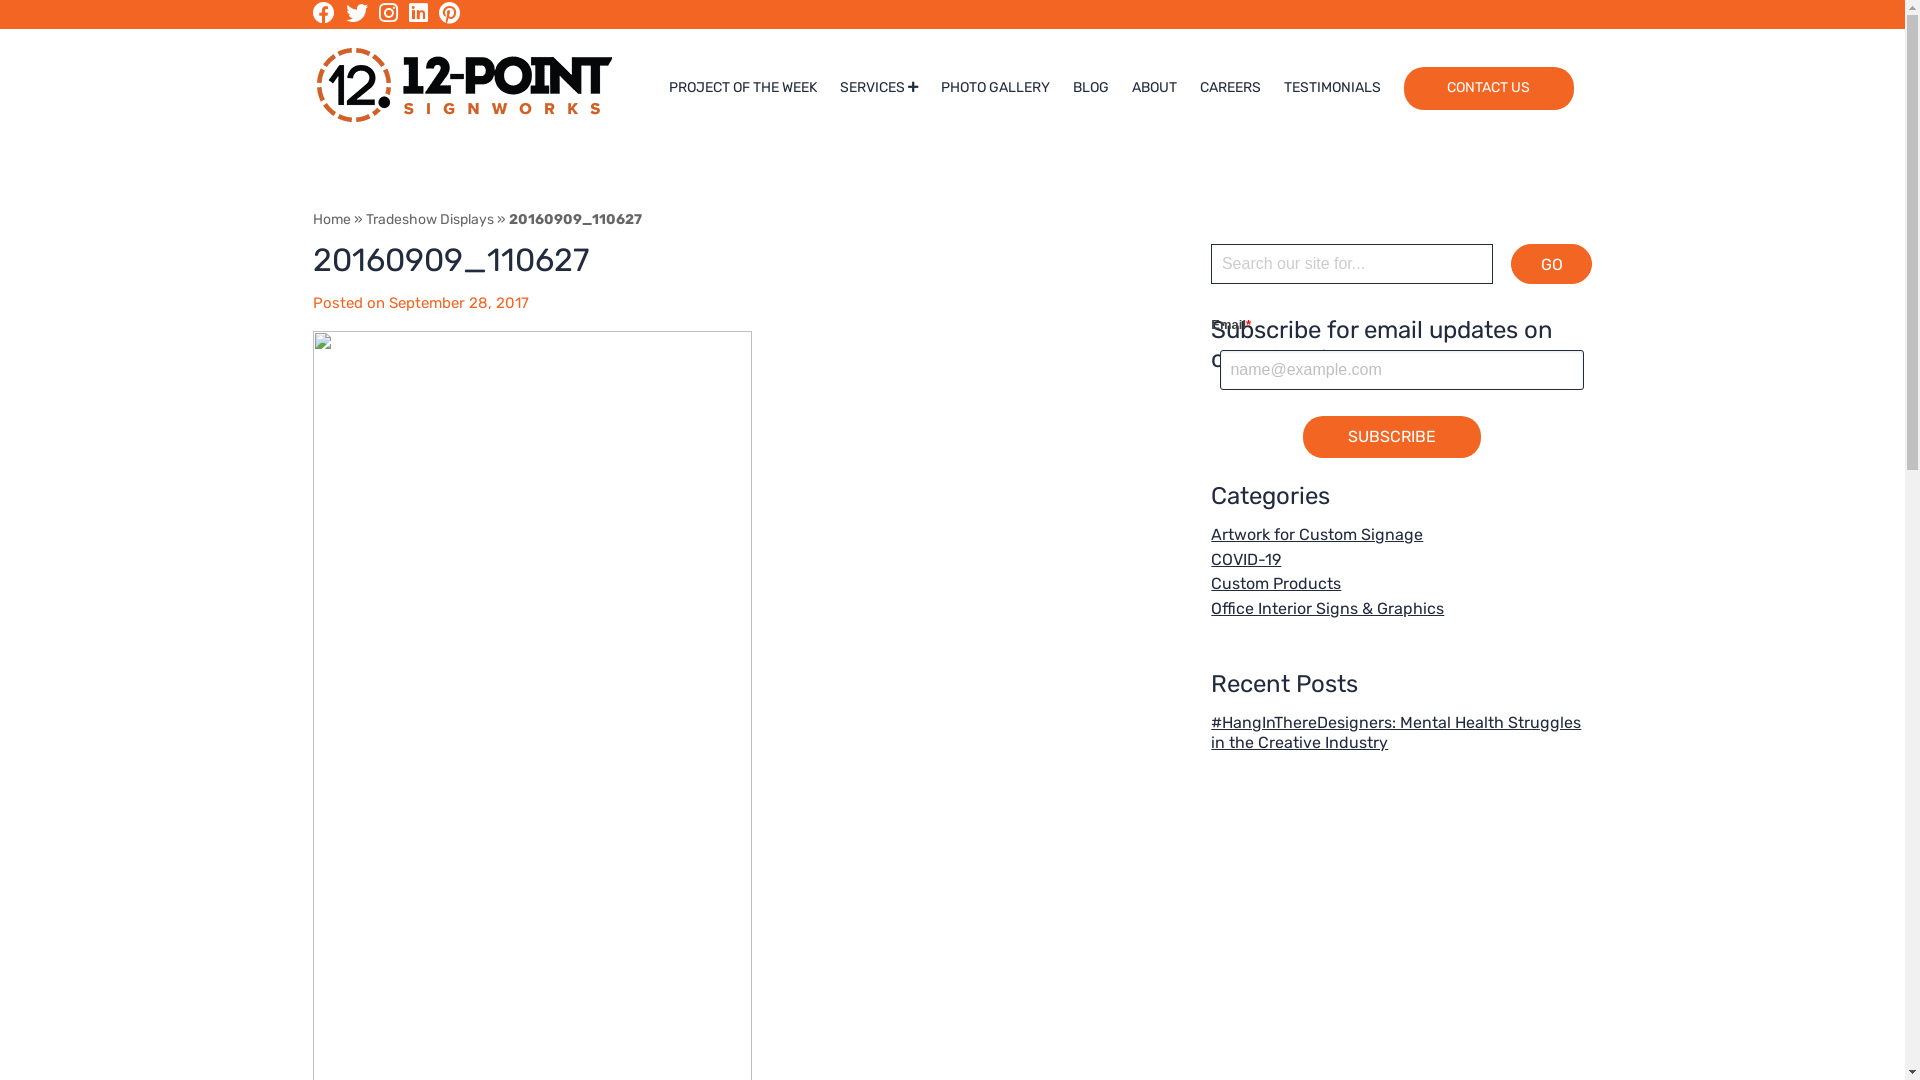 The image size is (1920, 1080). Describe the element at coordinates (1154, 87) in the screenshot. I see `'ABOUT'` at that location.